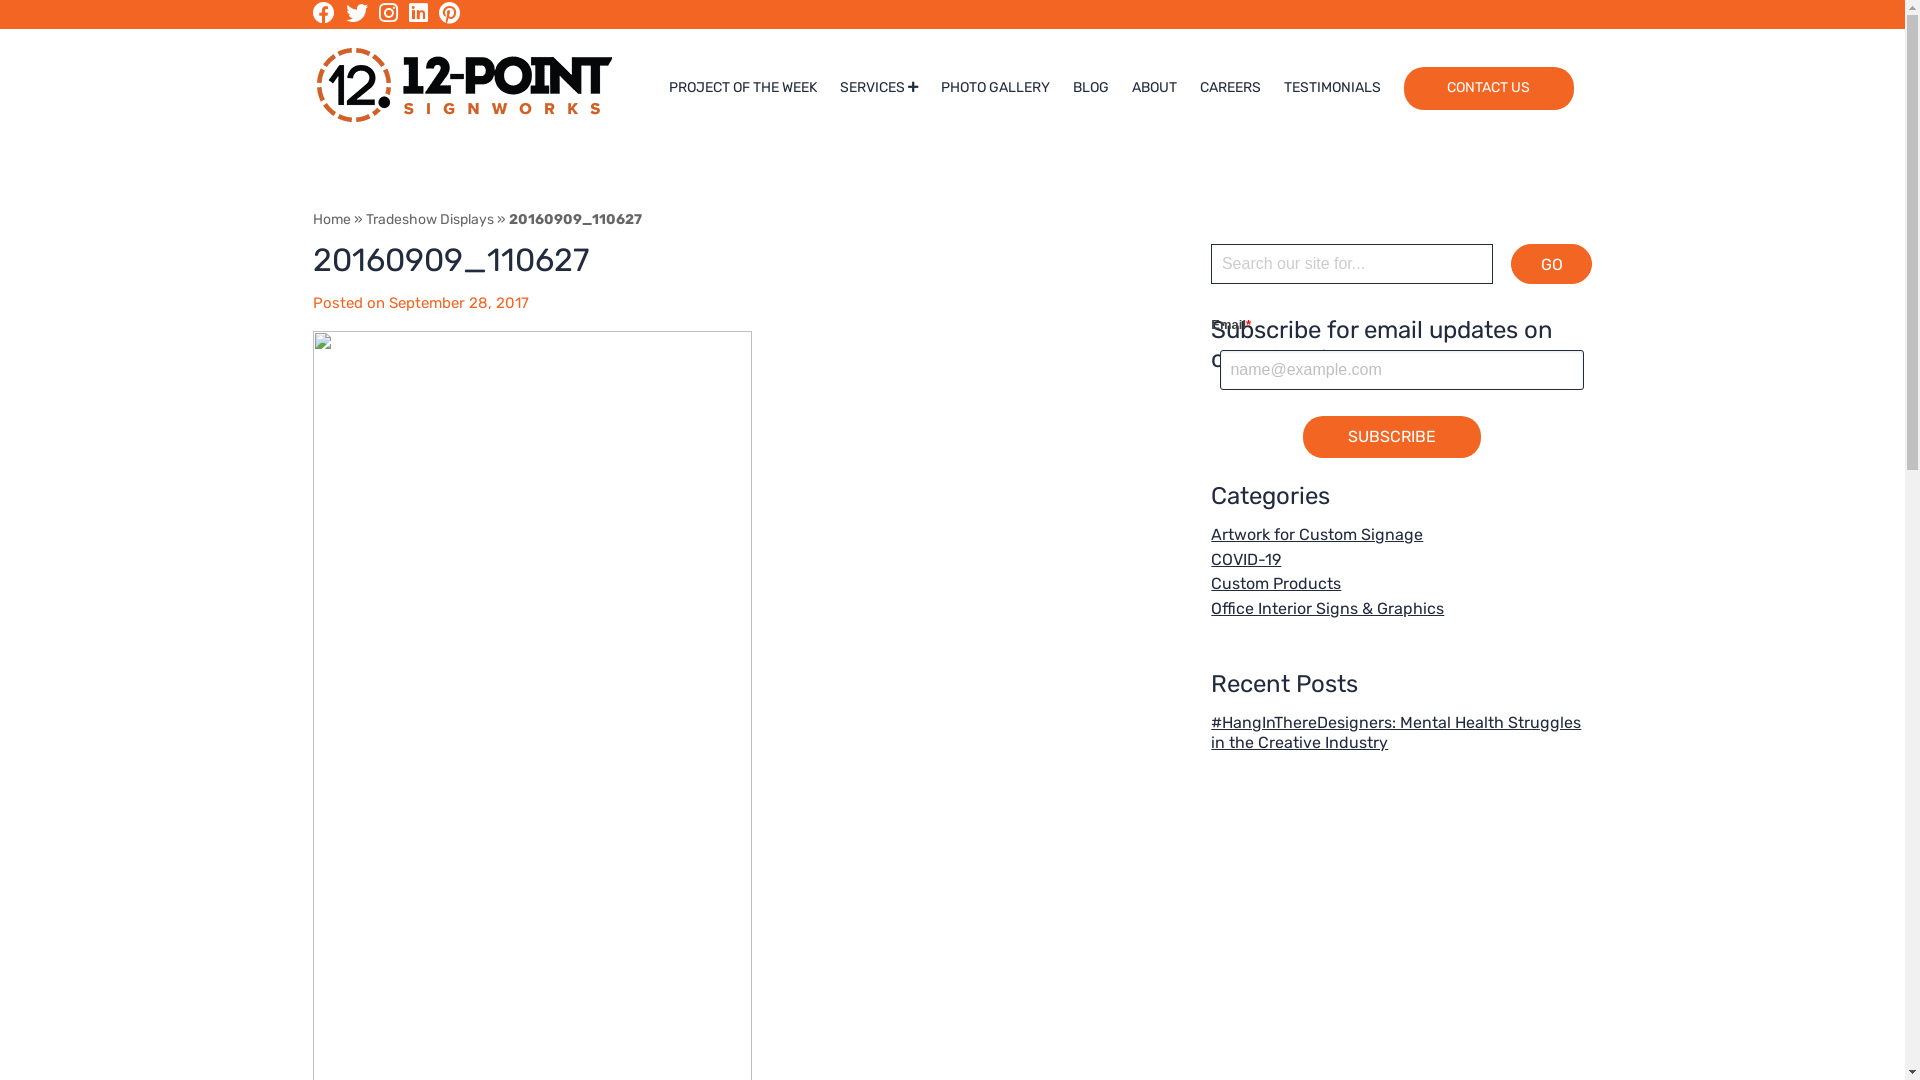 The image size is (1920, 1080). Describe the element at coordinates (1154, 87) in the screenshot. I see `'ABOUT'` at that location.